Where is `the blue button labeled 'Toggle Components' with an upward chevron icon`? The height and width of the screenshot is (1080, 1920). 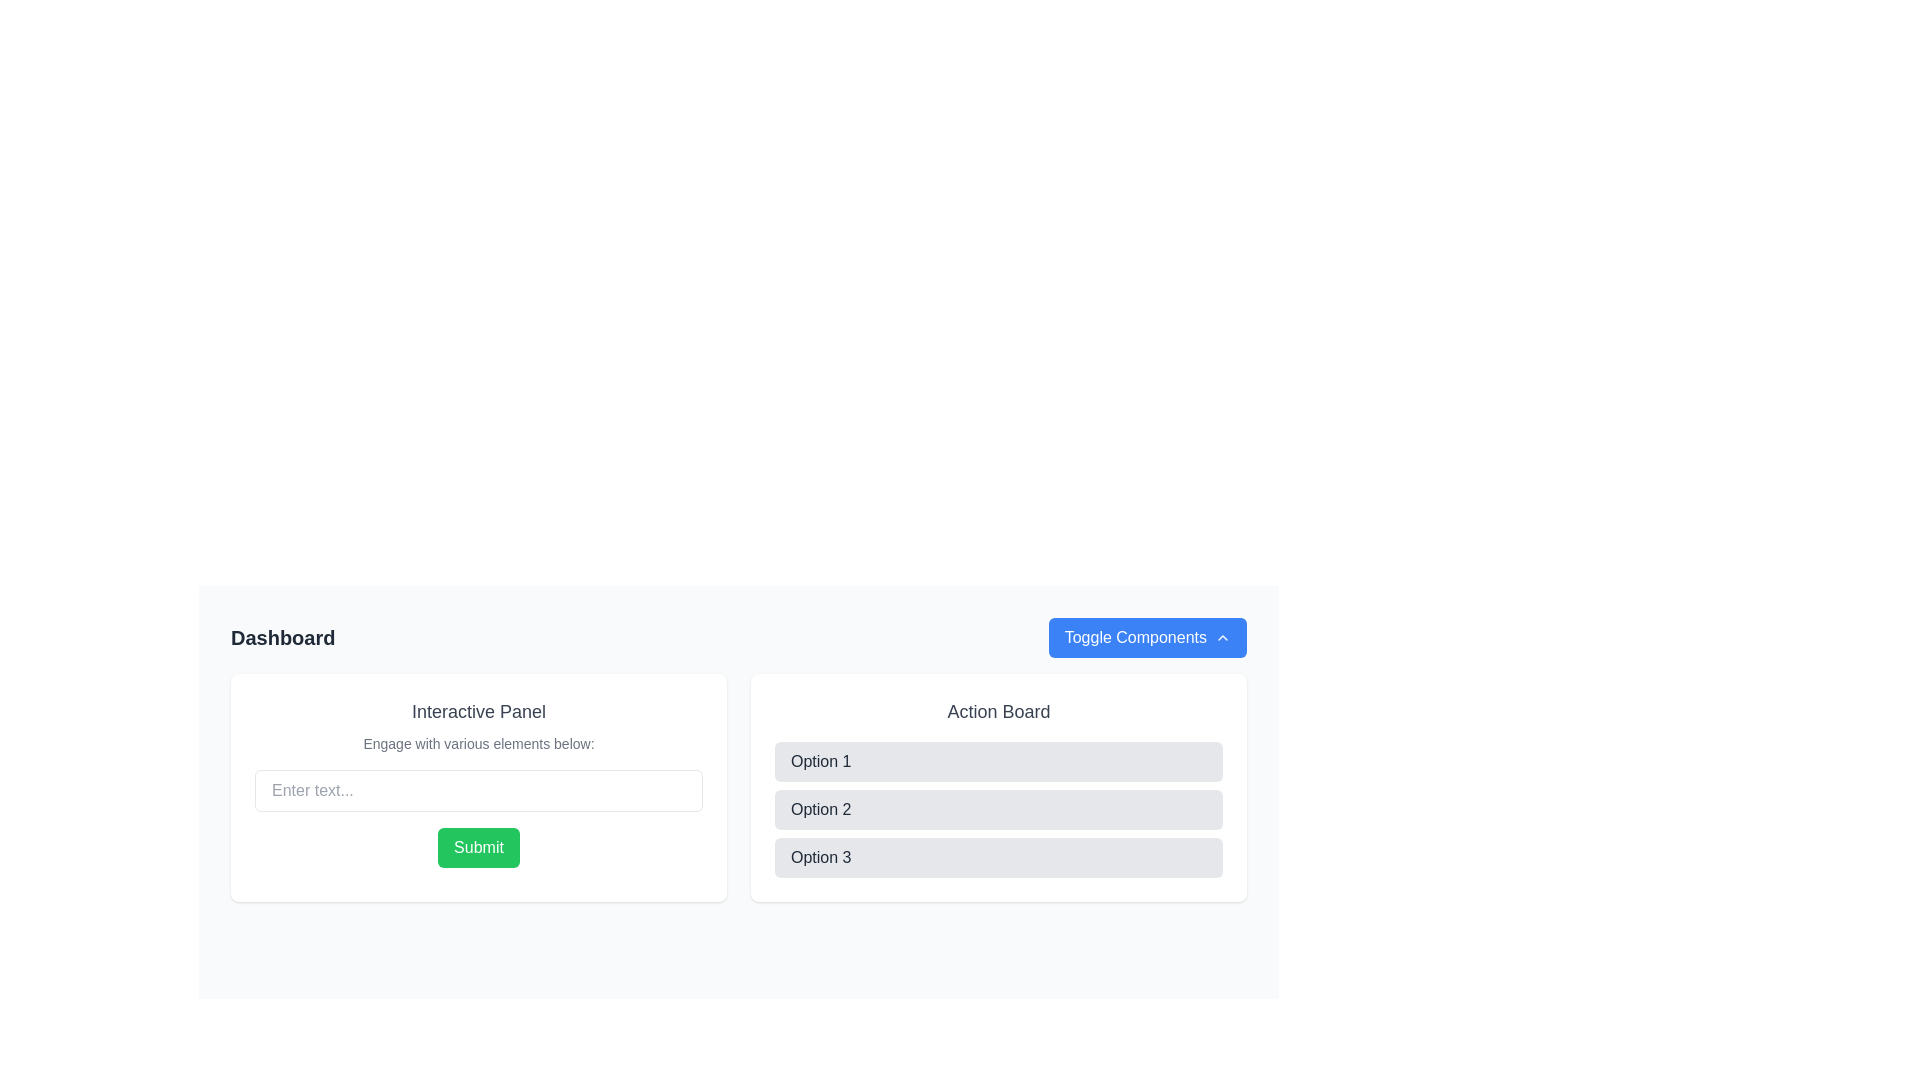 the blue button labeled 'Toggle Components' with an upward chevron icon is located at coordinates (1147, 637).